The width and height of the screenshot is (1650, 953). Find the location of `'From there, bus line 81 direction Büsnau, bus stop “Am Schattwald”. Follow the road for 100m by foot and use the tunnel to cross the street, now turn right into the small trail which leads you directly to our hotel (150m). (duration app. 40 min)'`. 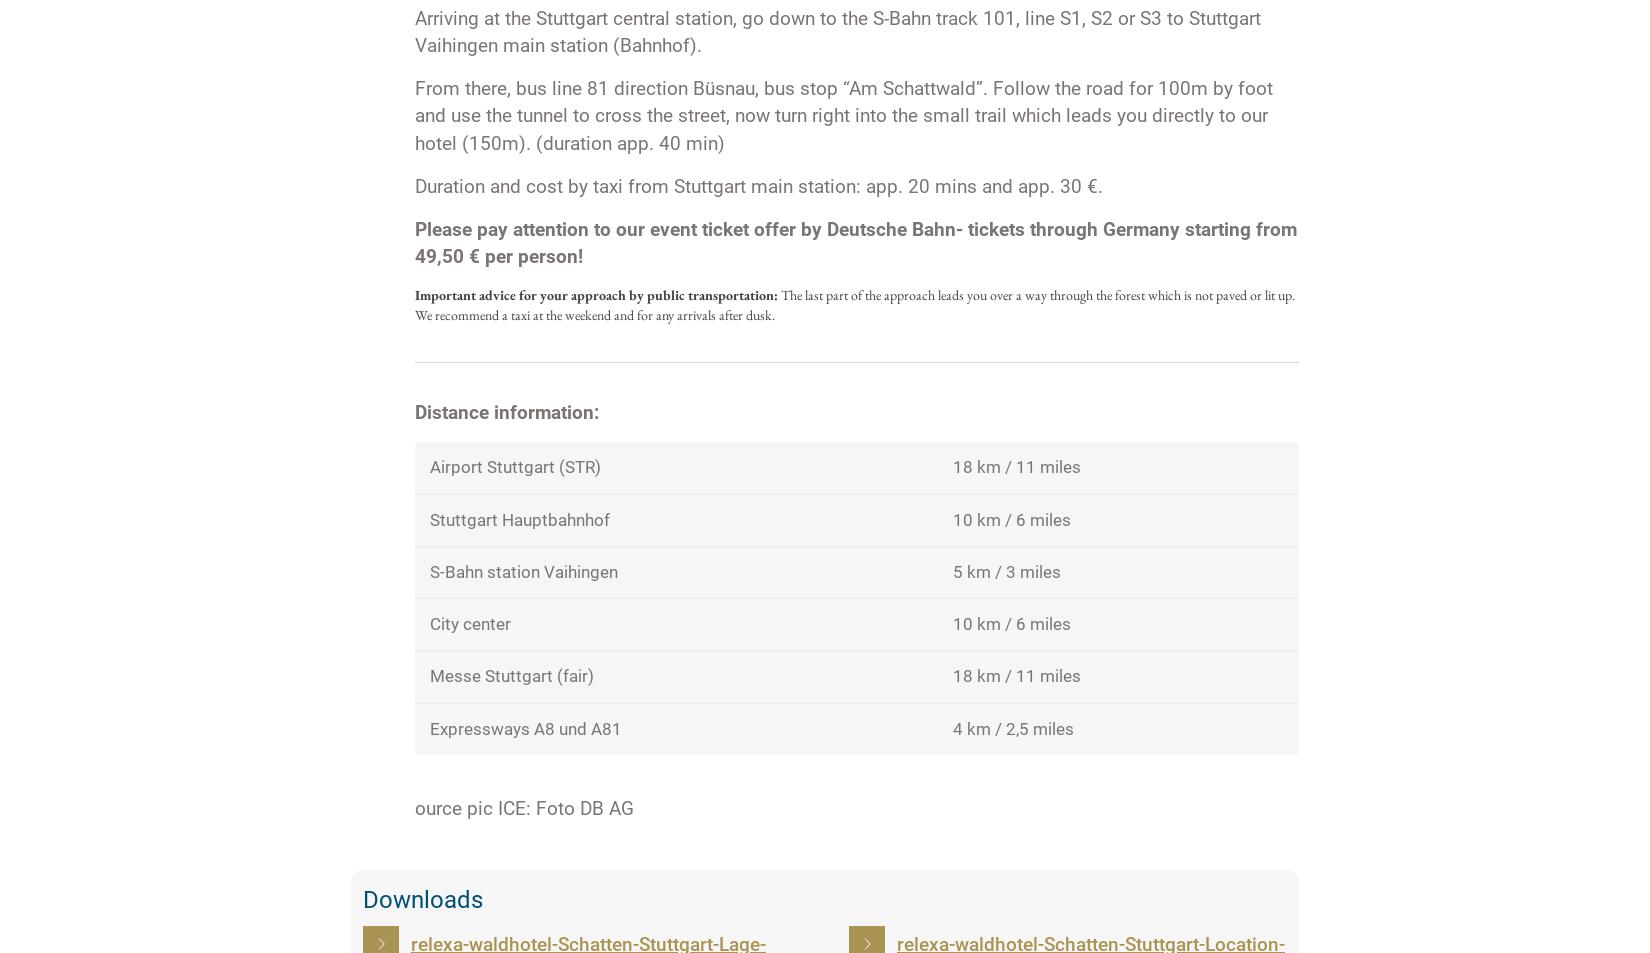

'From there, bus line 81 direction Büsnau, bus stop “Am Schattwald”. Follow the road for 100m by foot and use the tunnel to cross the street, now turn right into the small trail which leads you directly to our hotel (150m). (duration app. 40 min)' is located at coordinates (842, 114).